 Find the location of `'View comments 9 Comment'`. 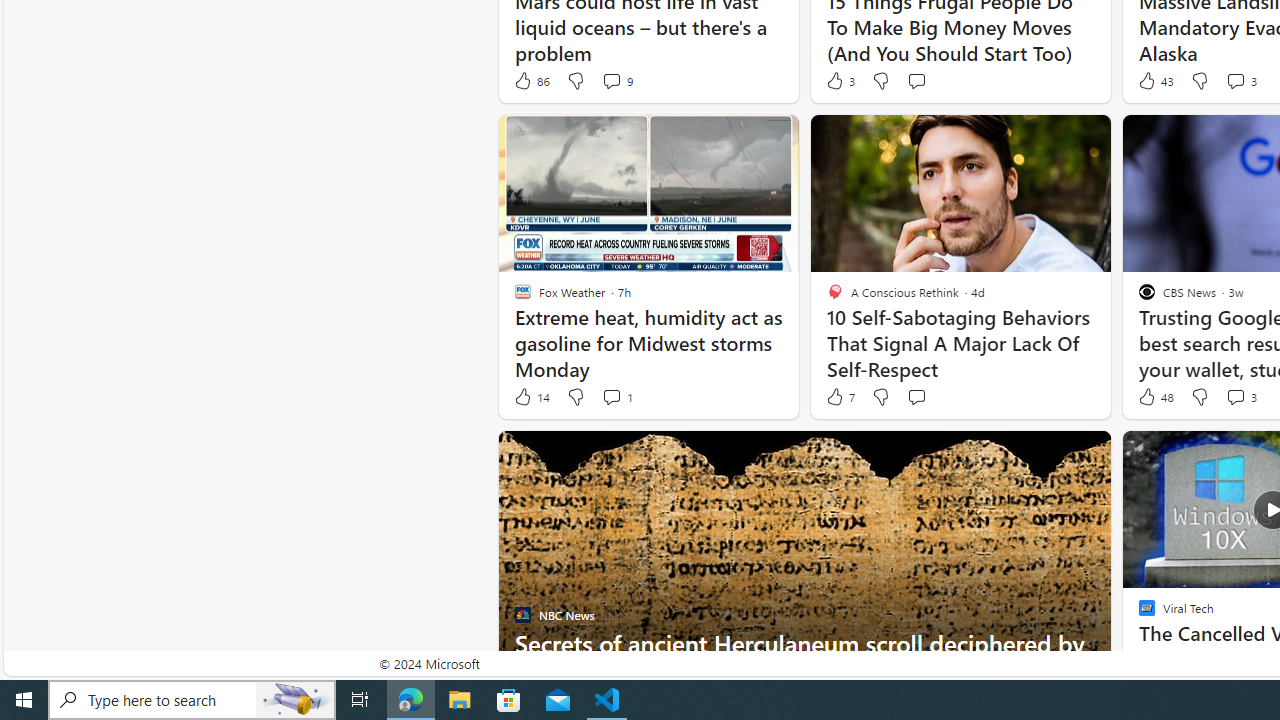

'View comments 9 Comment' is located at coordinates (610, 80).